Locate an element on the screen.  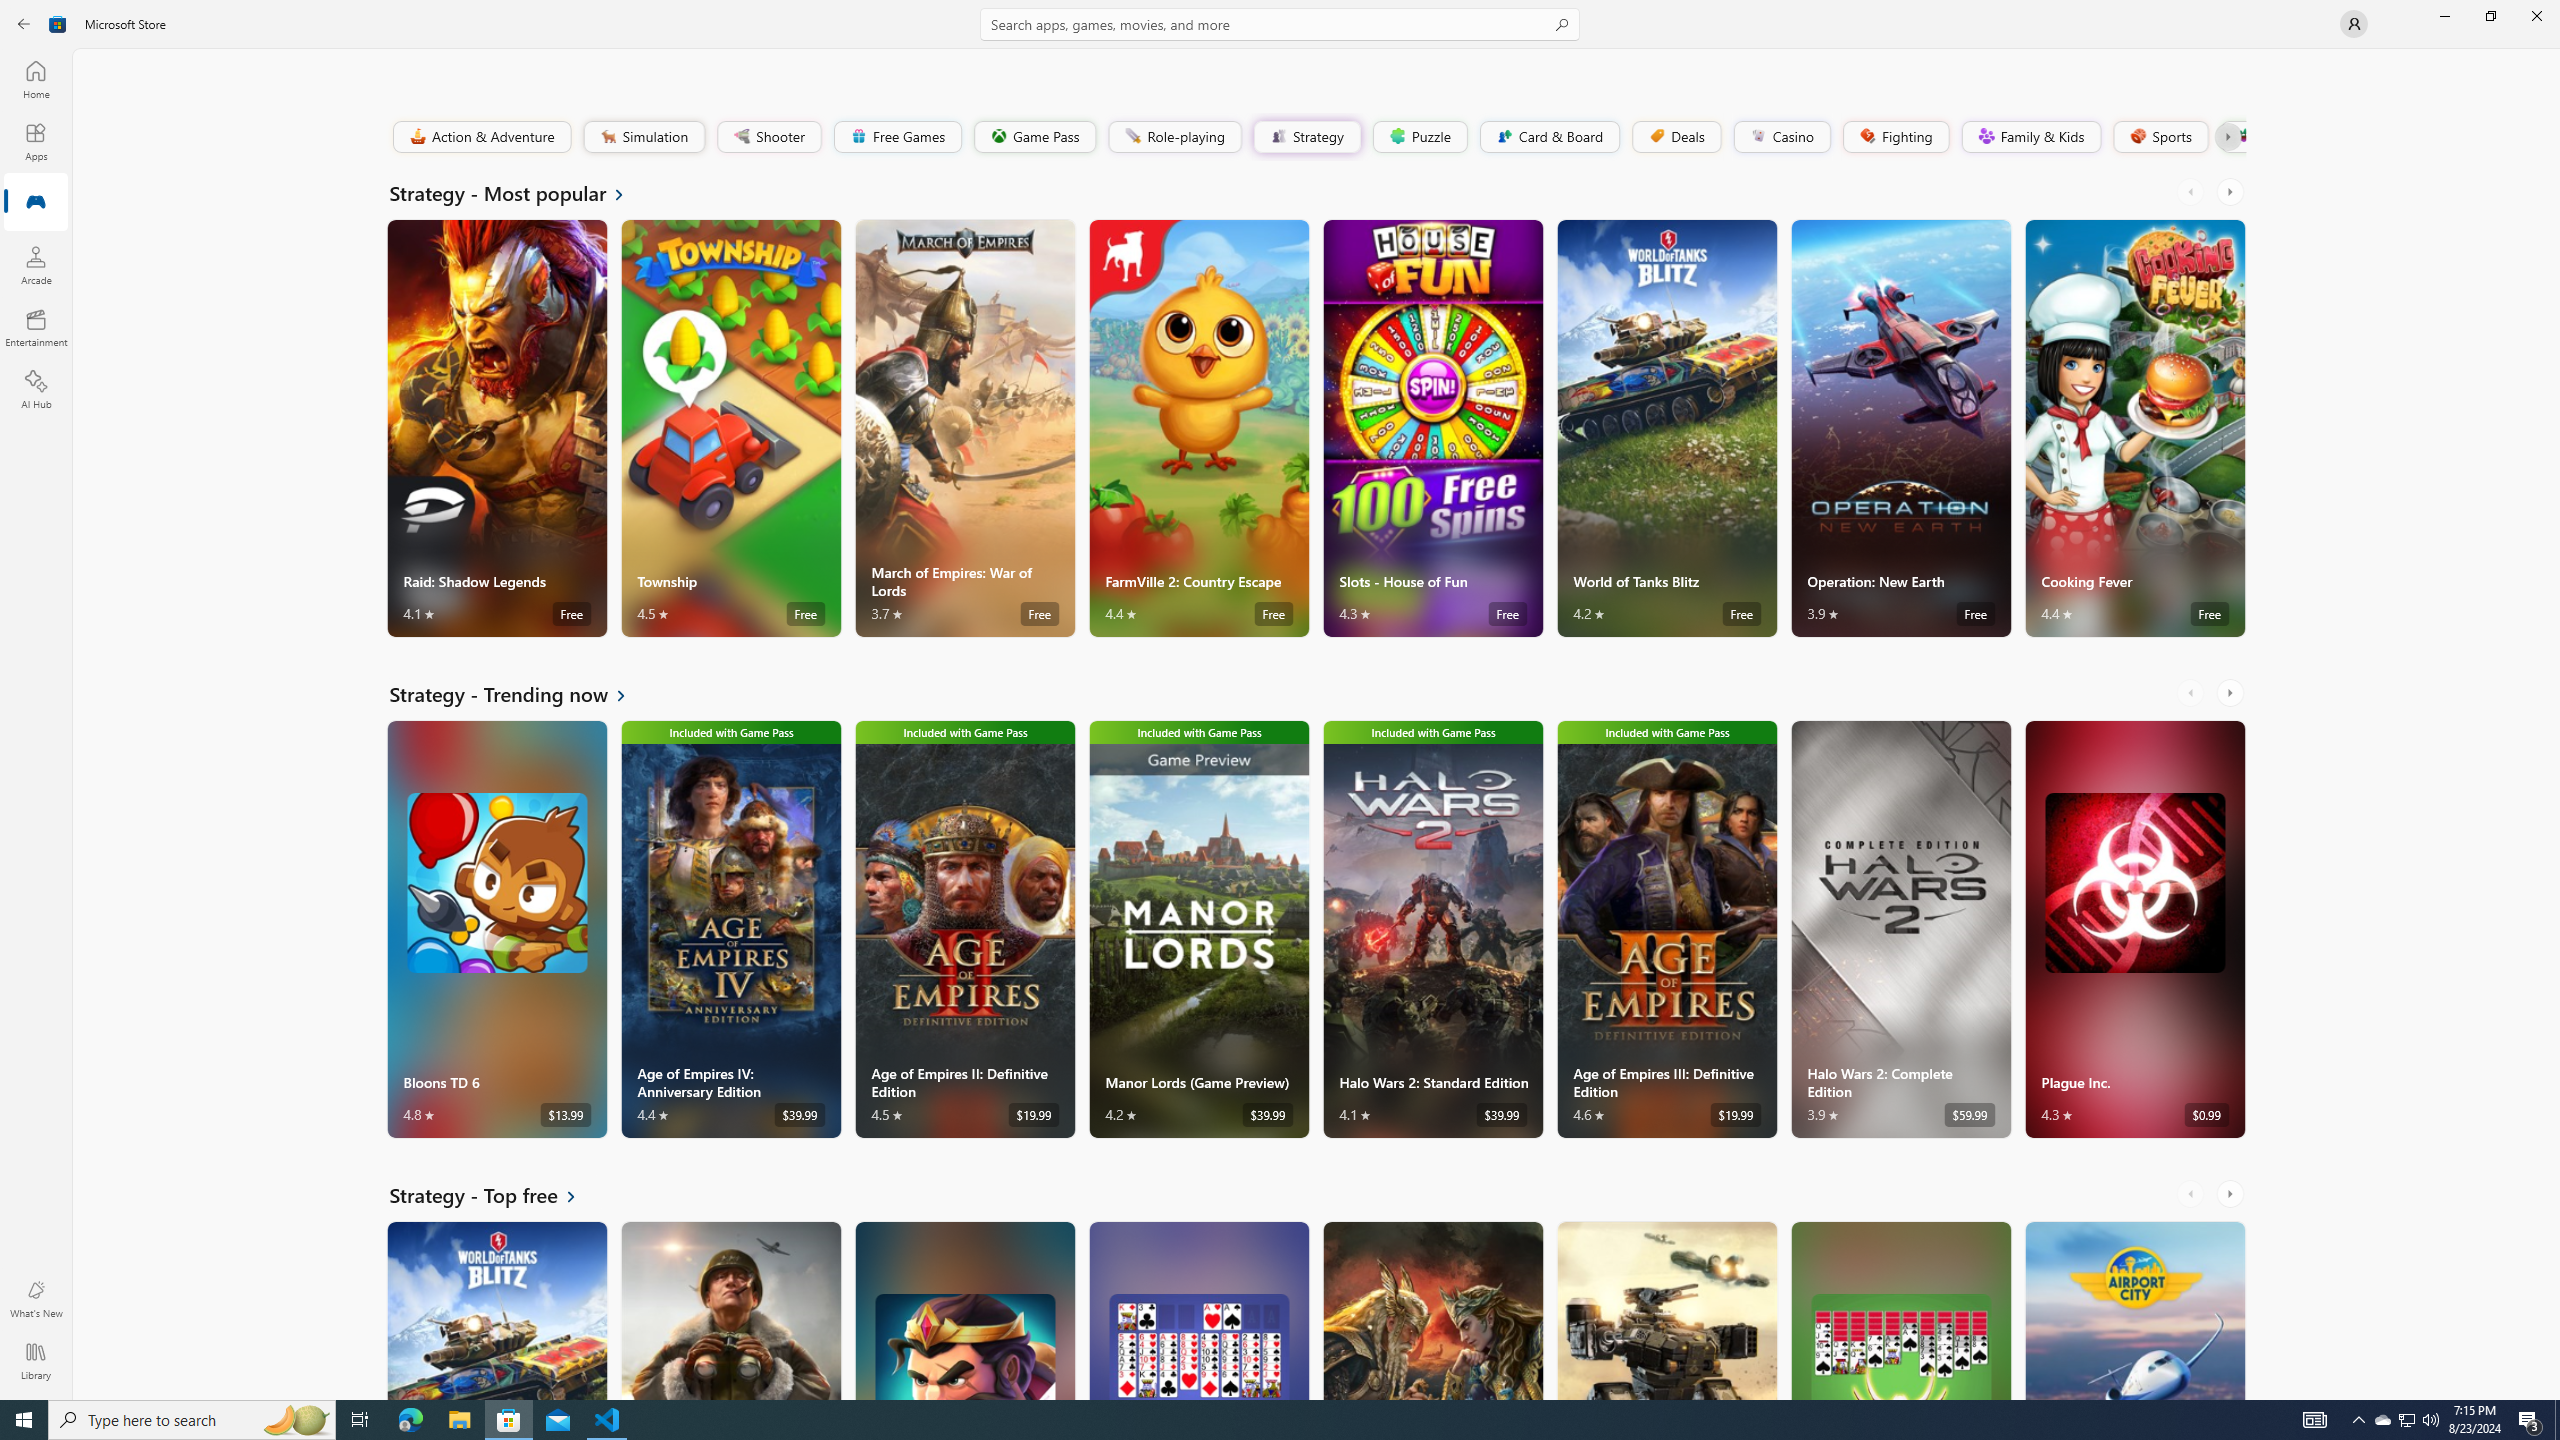
'Shooter' is located at coordinates (767, 135).